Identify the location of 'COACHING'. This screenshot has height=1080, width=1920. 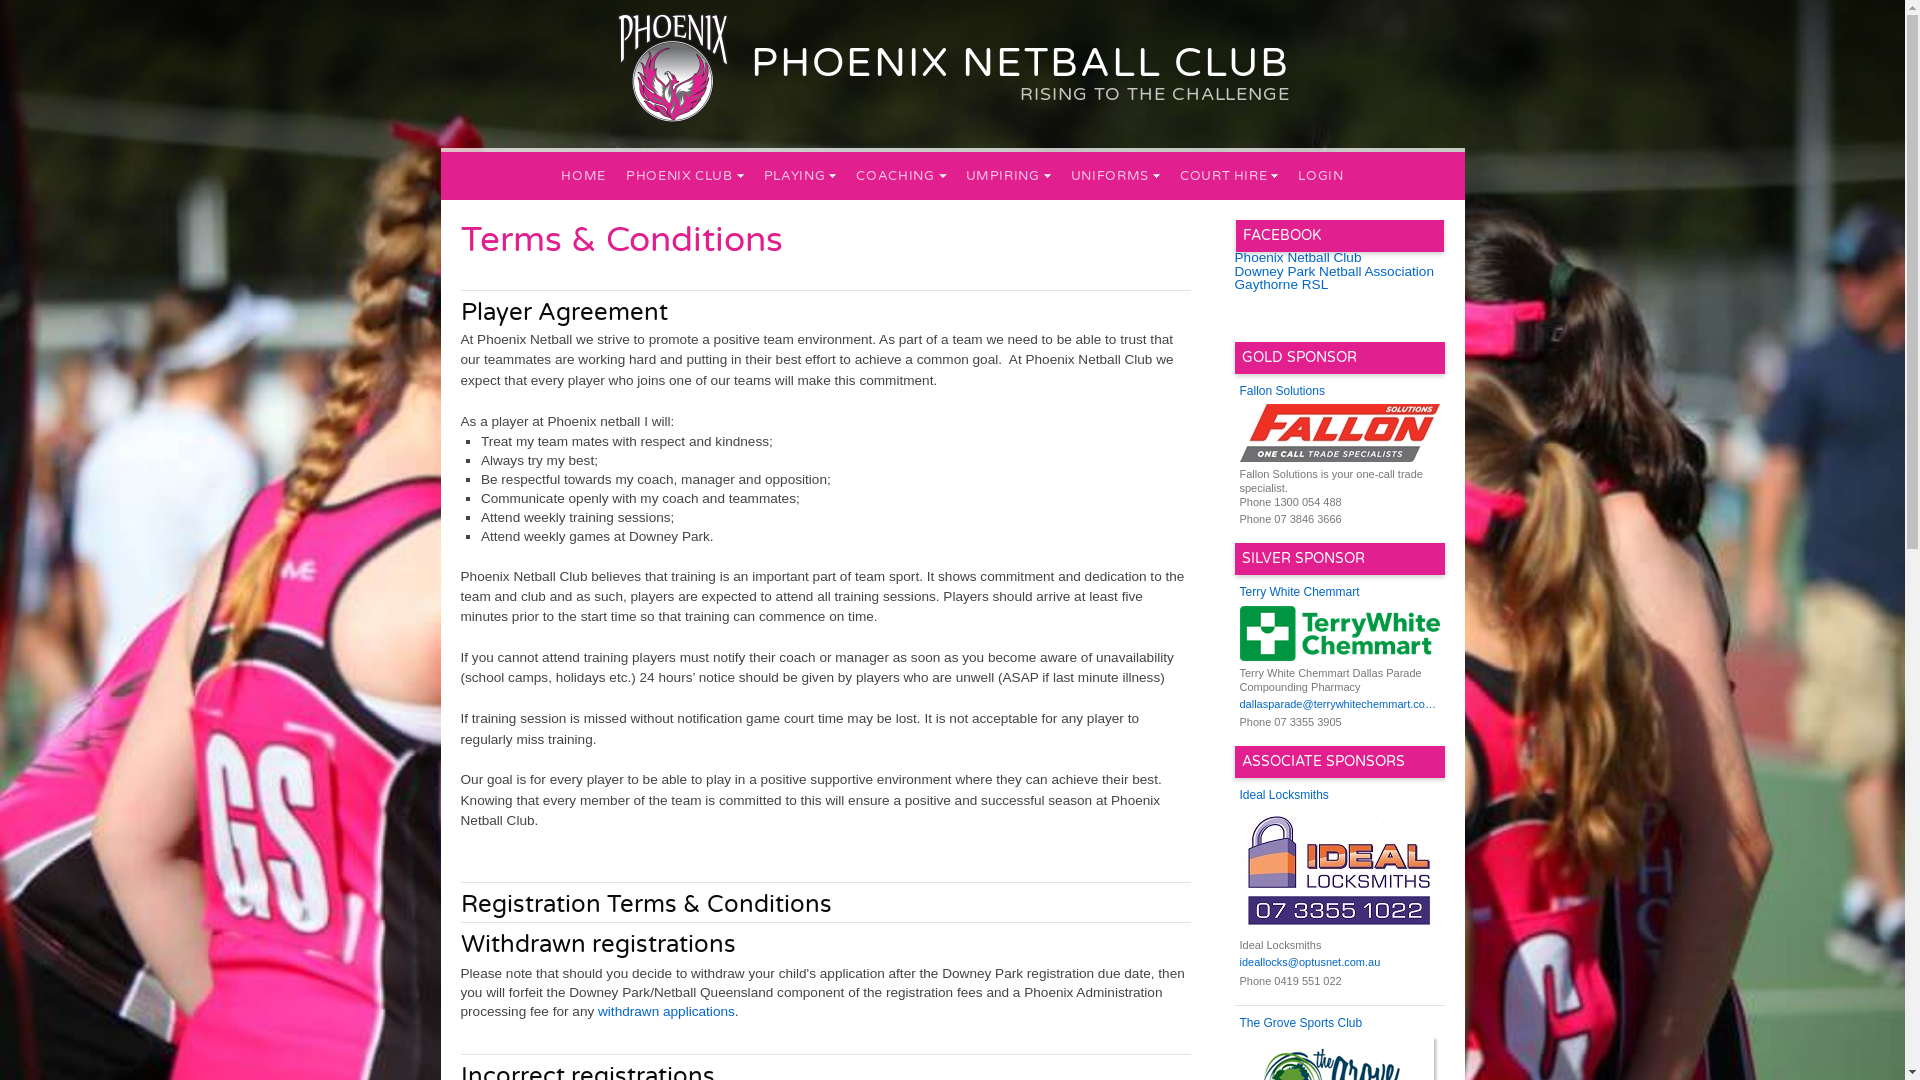
(899, 175).